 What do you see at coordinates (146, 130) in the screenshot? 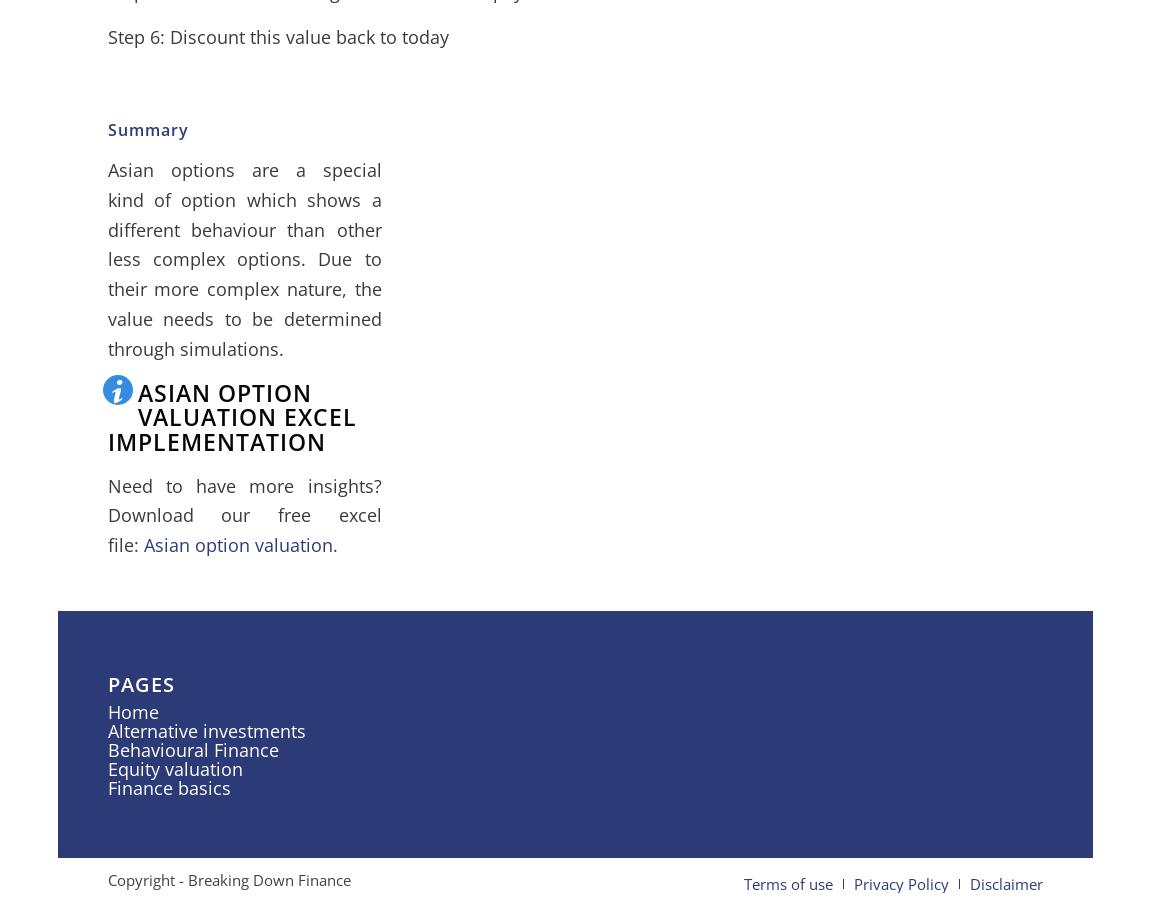
I see `'Summary'` at bounding box center [146, 130].